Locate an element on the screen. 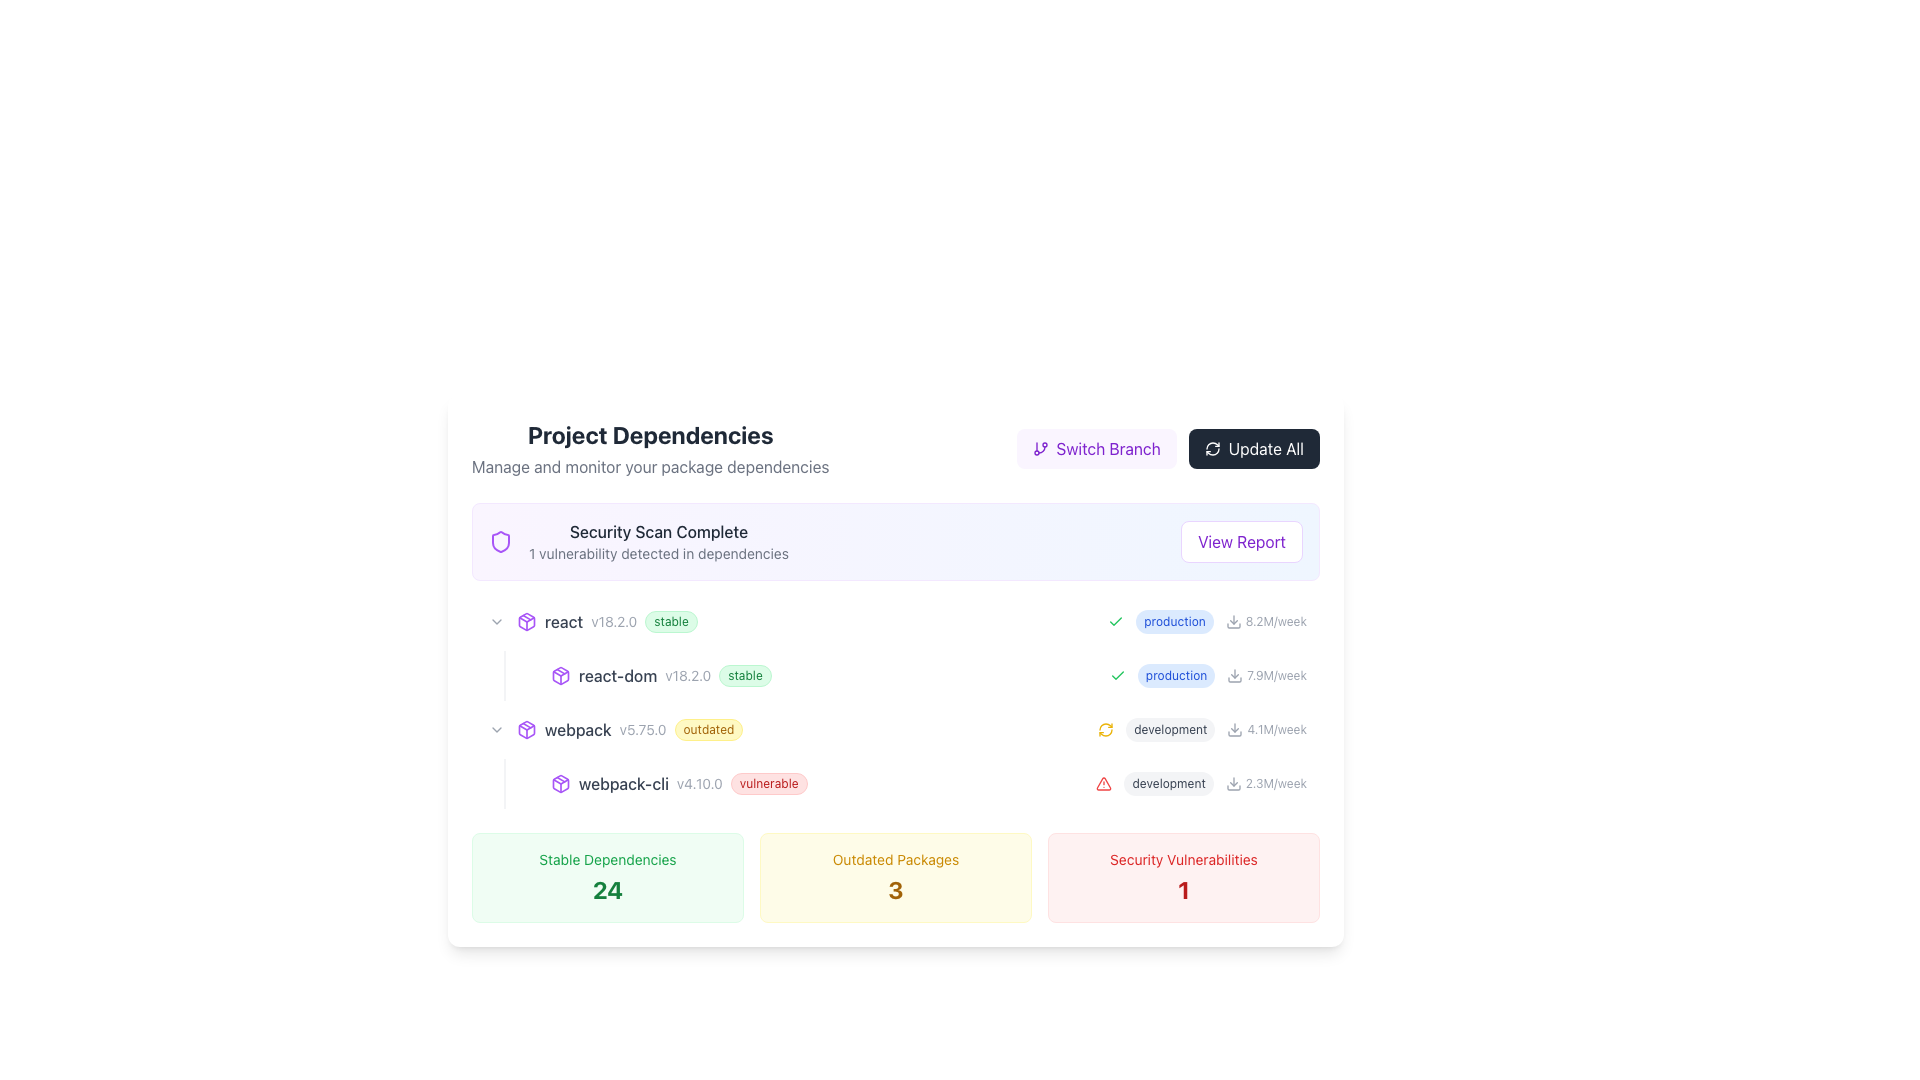 The image size is (1920, 1080). the download statistics icon located to the left of the text '4.1M/week' in the horizontal group is located at coordinates (1234, 729).